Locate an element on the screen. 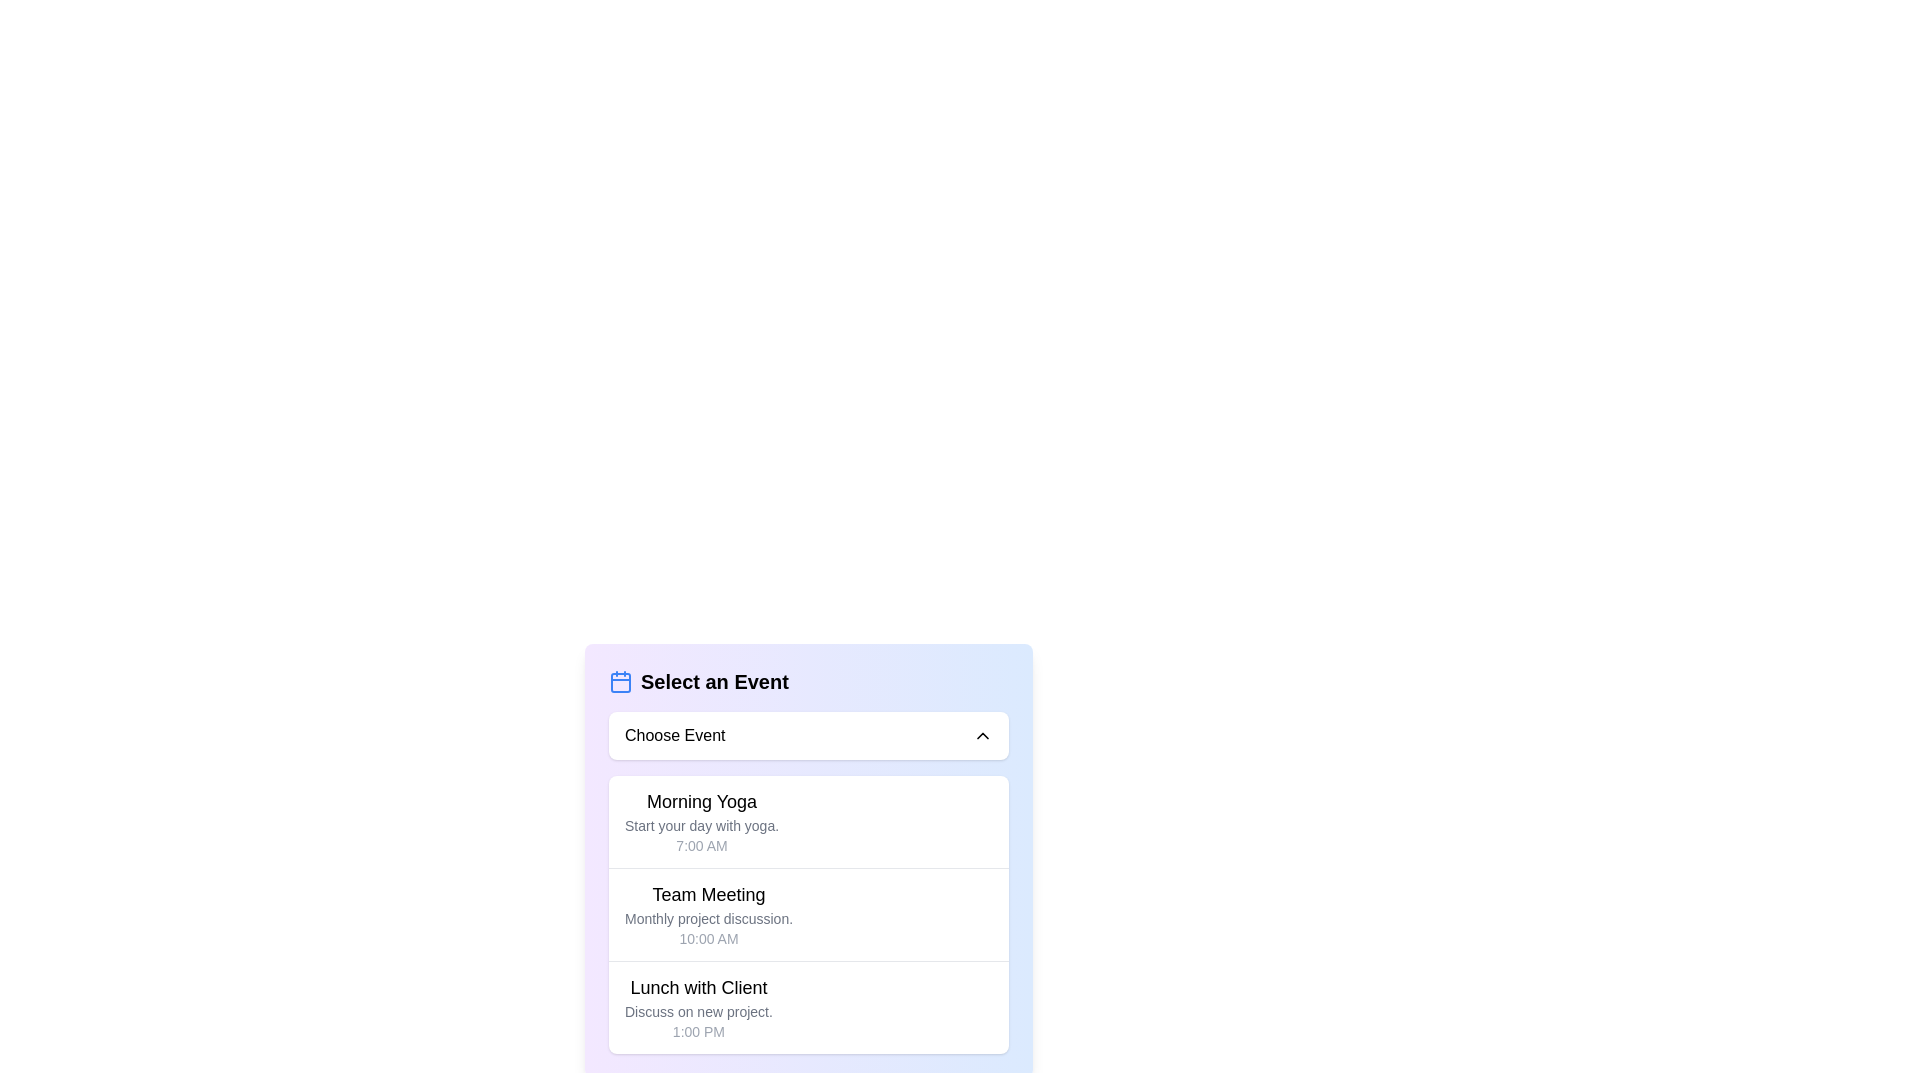 The image size is (1920, 1080). the text snippet 'Discuss on new project.' which is styled in a small-sized font with a grayish tint, found in the 'Select an Event' section of the interface is located at coordinates (698, 1011).